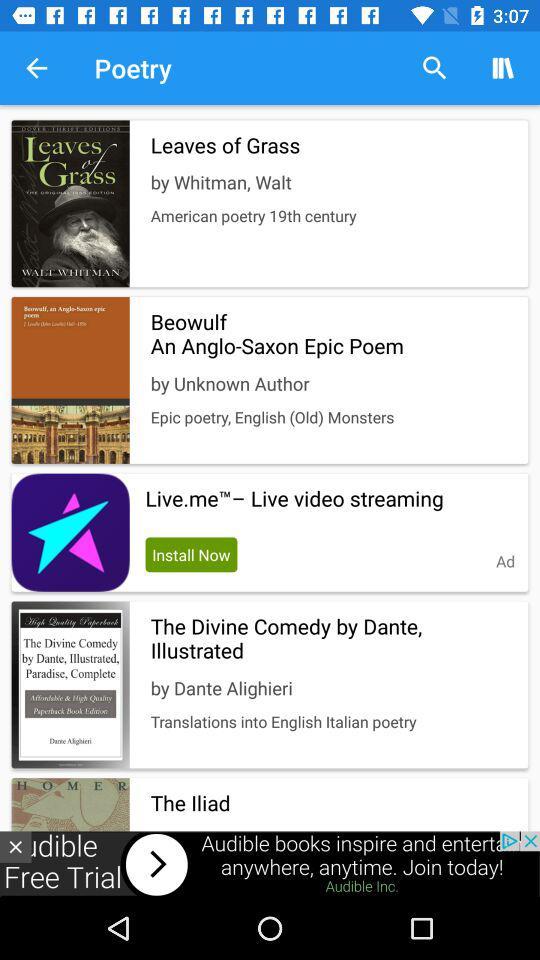 Image resolution: width=540 pixels, height=960 pixels. I want to click on visit advertiser, so click(270, 863).